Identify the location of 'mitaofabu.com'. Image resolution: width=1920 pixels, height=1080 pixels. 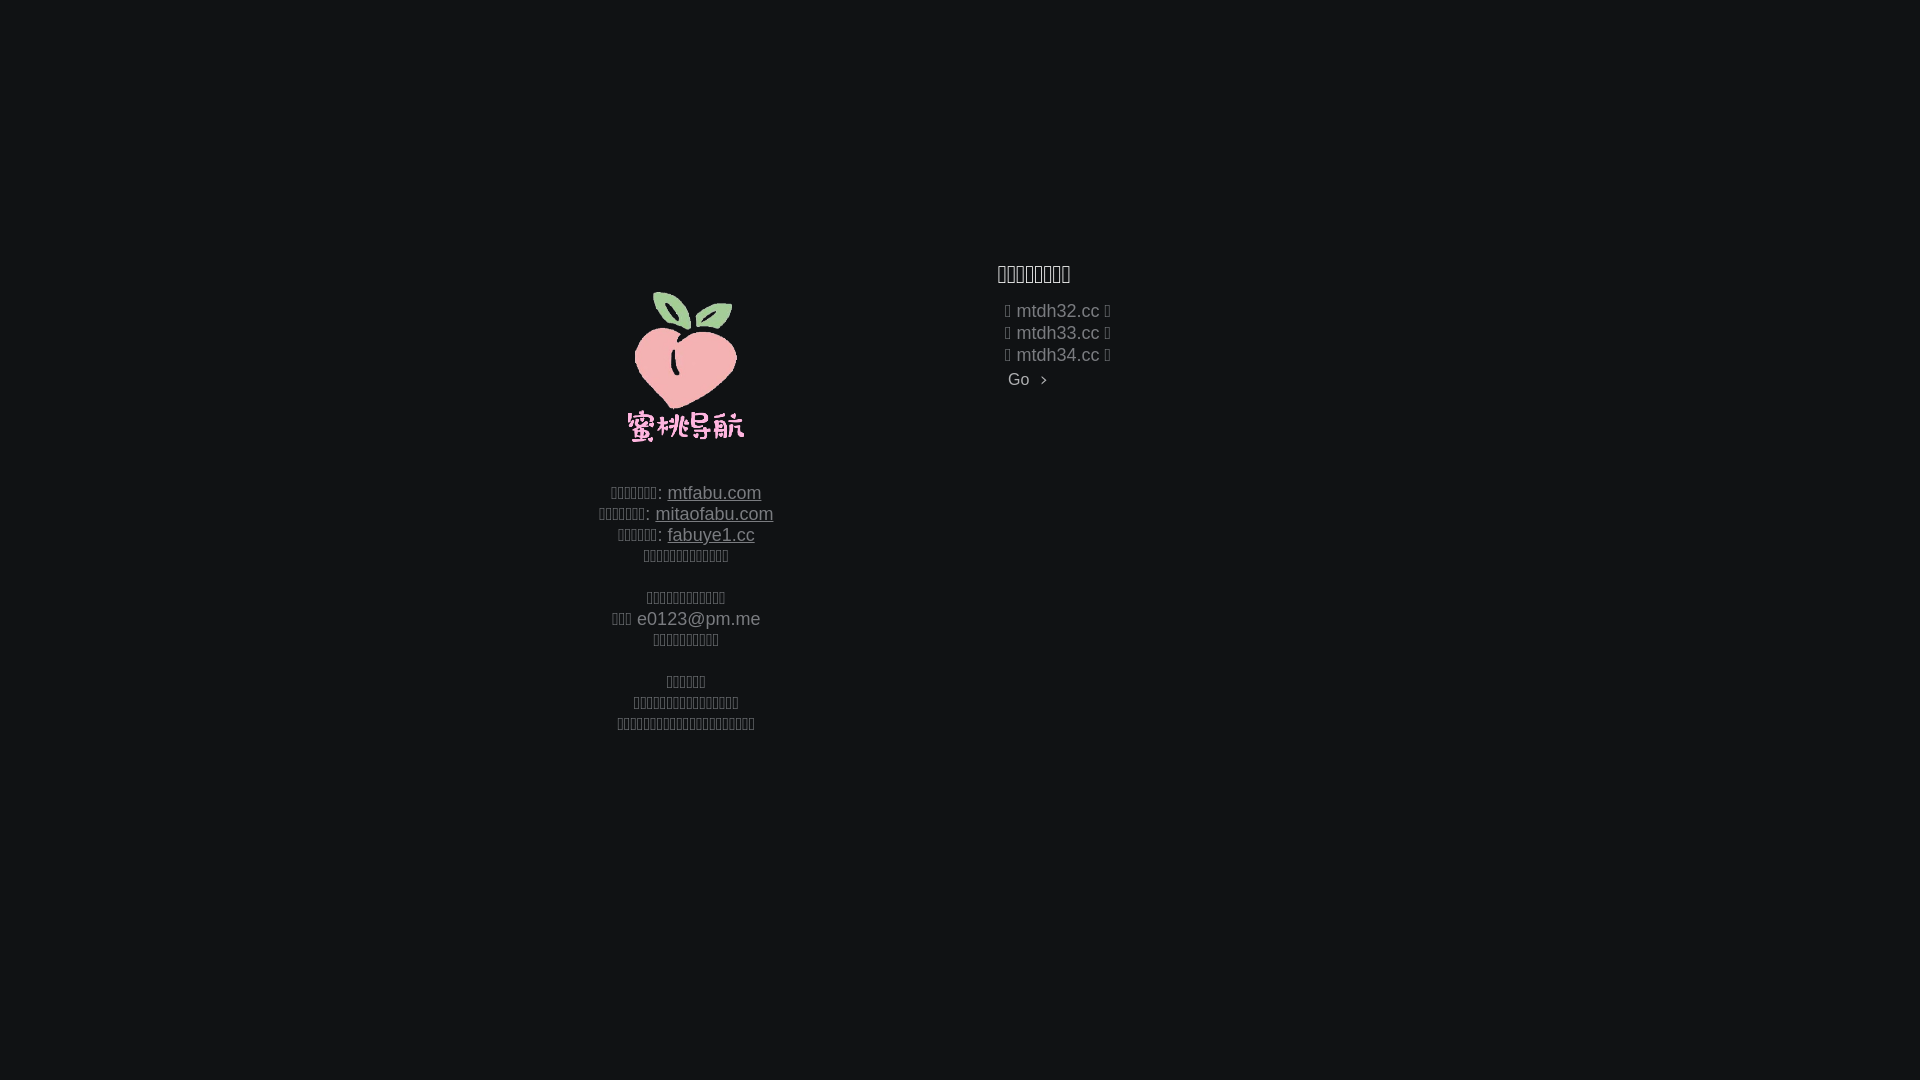
(714, 512).